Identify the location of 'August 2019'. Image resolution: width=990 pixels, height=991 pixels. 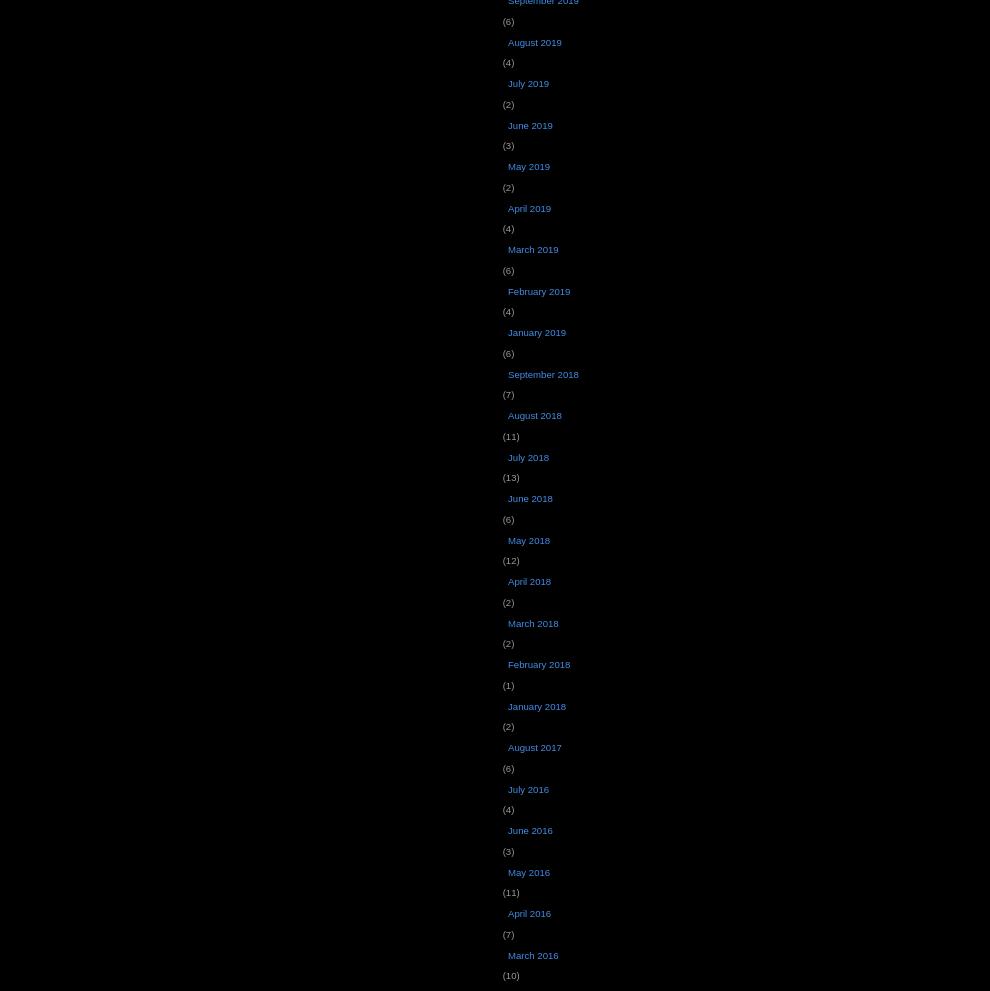
(533, 40).